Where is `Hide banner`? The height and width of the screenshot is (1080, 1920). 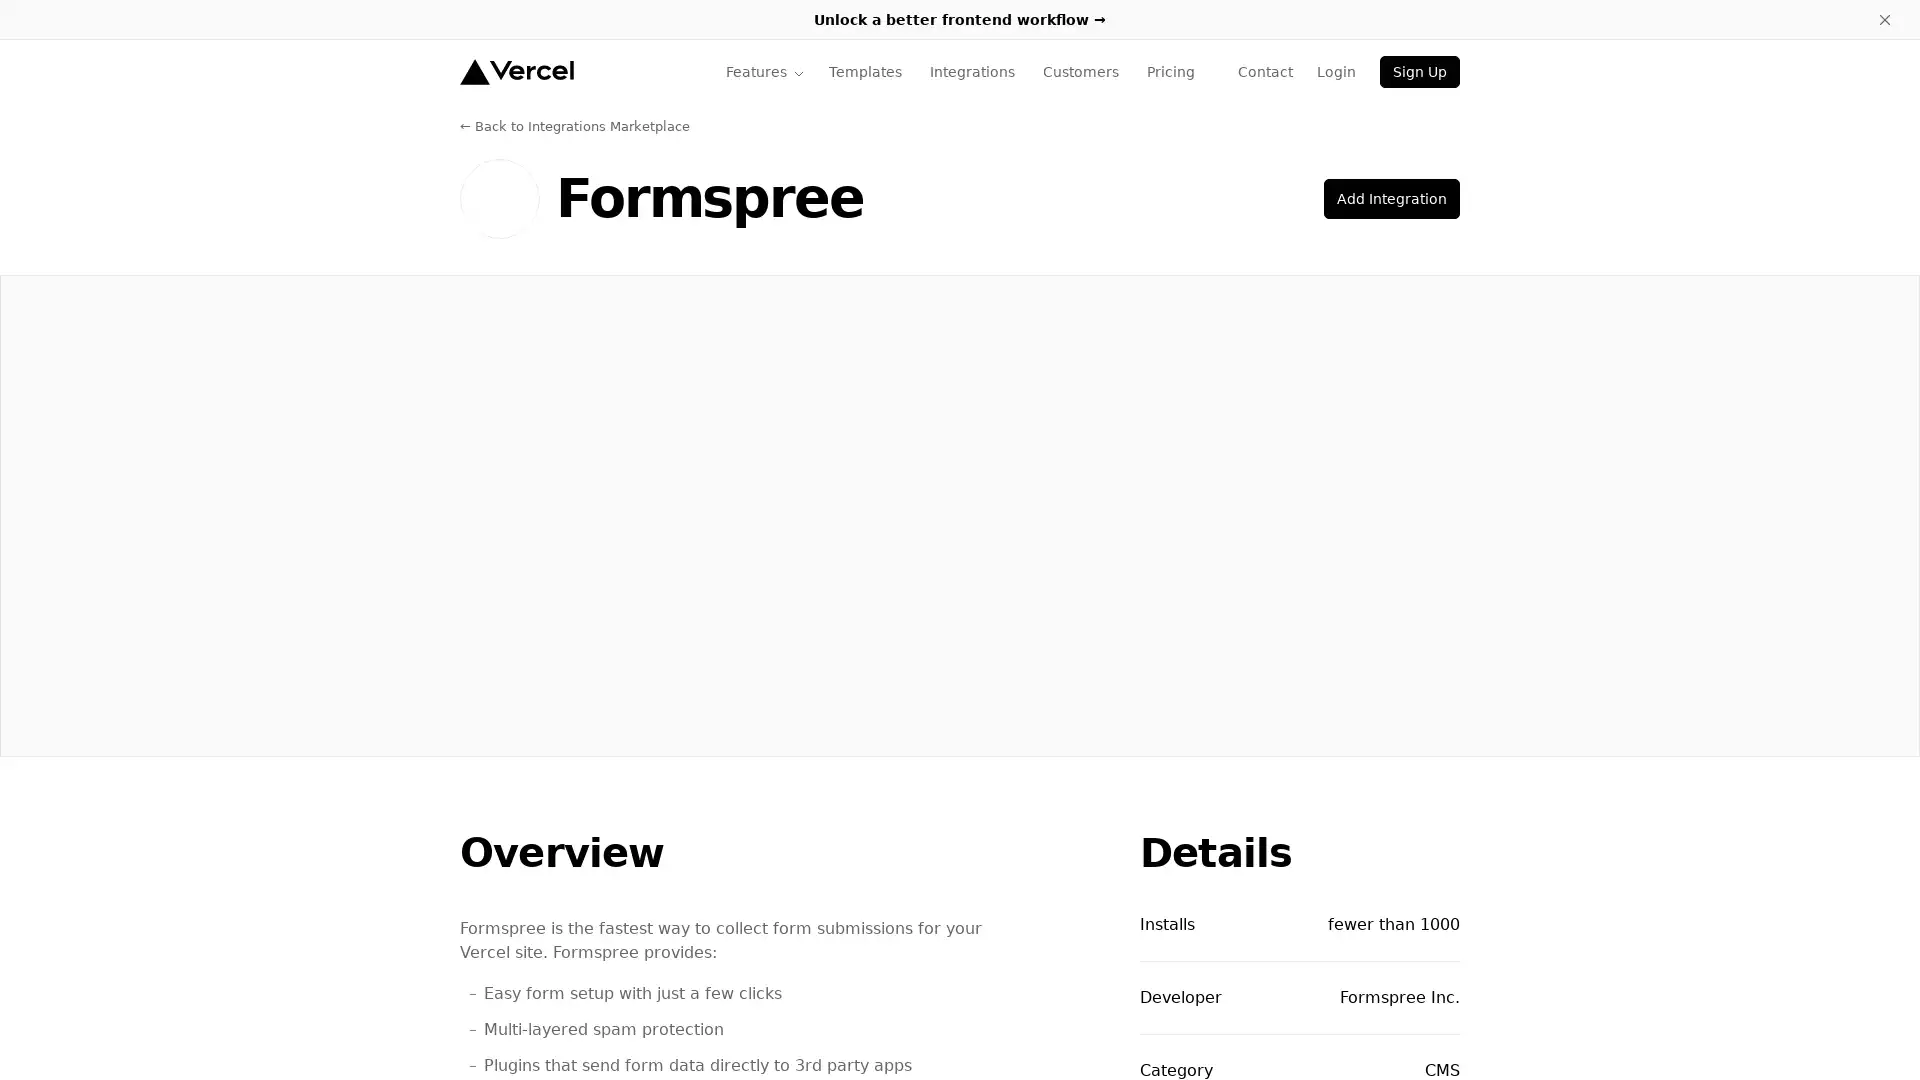 Hide banner is located at coordinates (1884, 19).